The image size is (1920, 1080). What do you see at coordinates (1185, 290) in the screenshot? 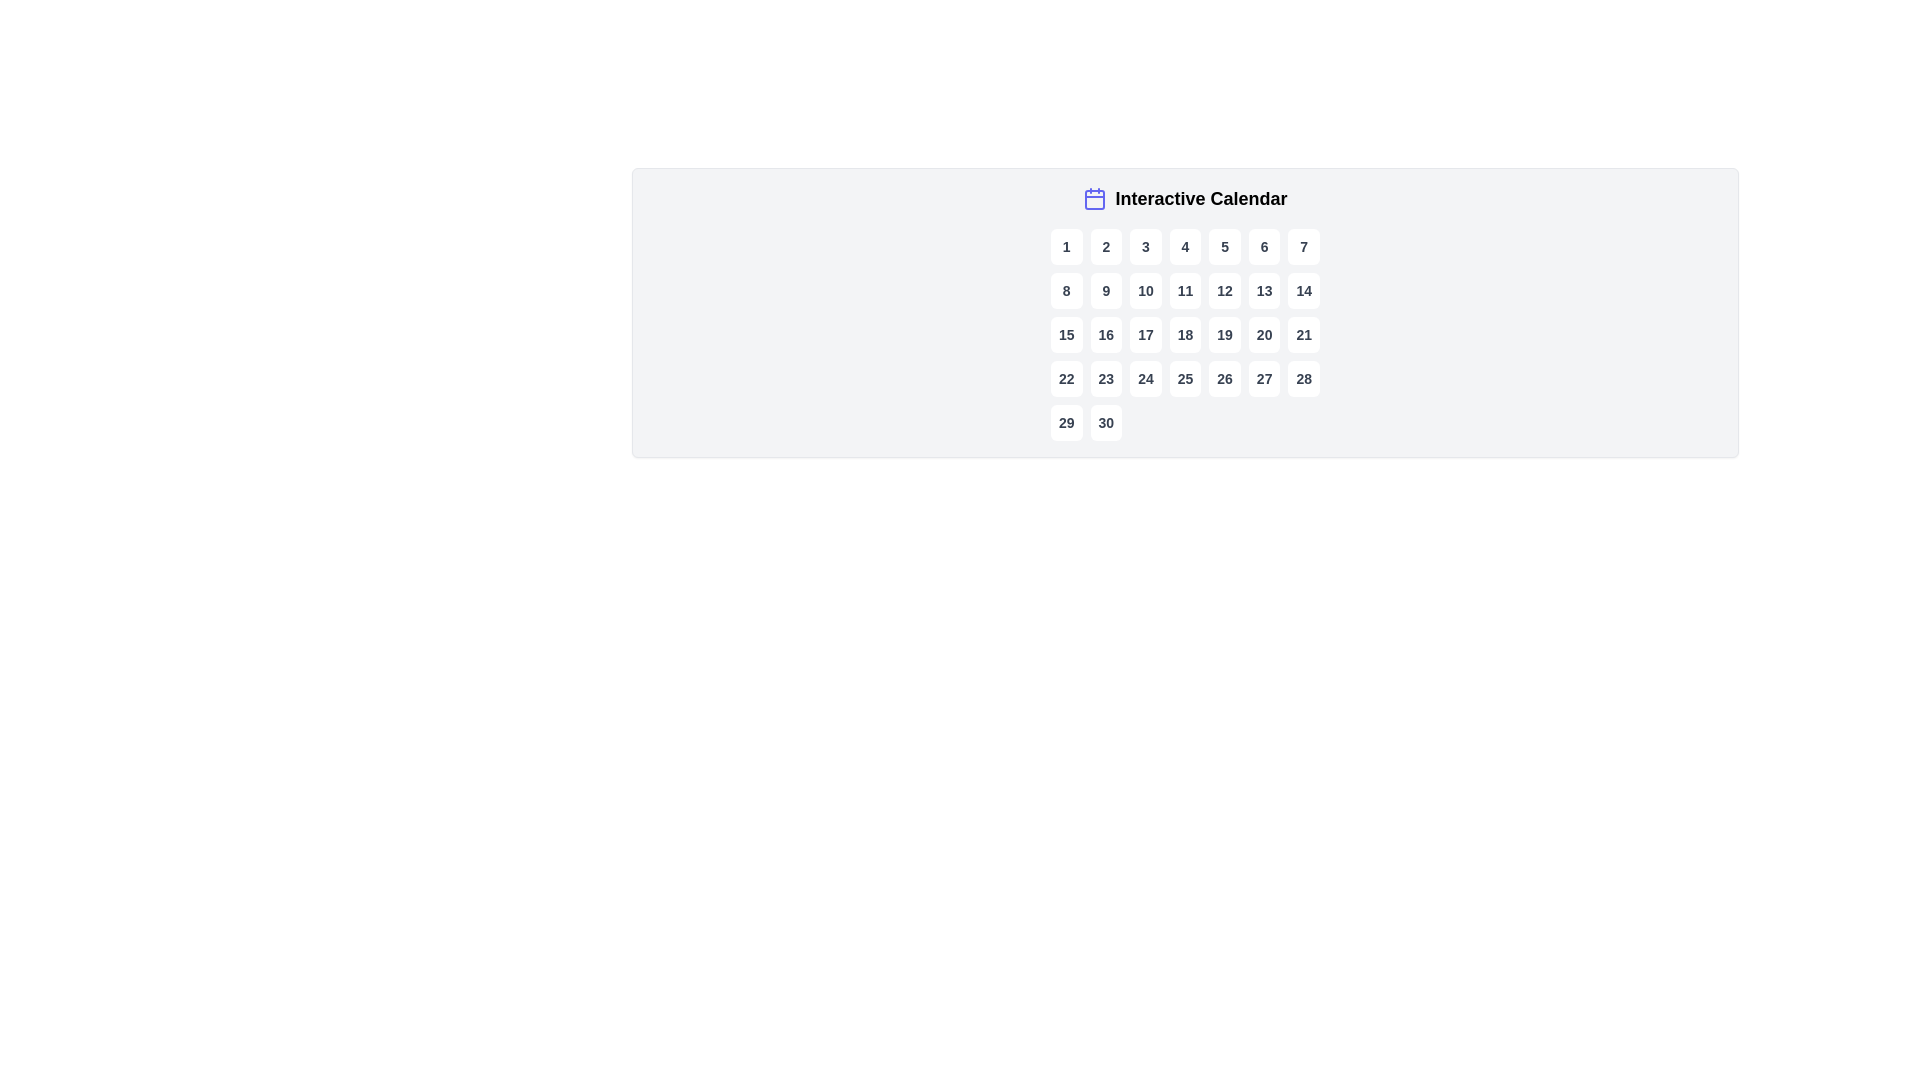
I see `the button representing the eleventh day in the calendar view` at bounding box center [1185, 290].